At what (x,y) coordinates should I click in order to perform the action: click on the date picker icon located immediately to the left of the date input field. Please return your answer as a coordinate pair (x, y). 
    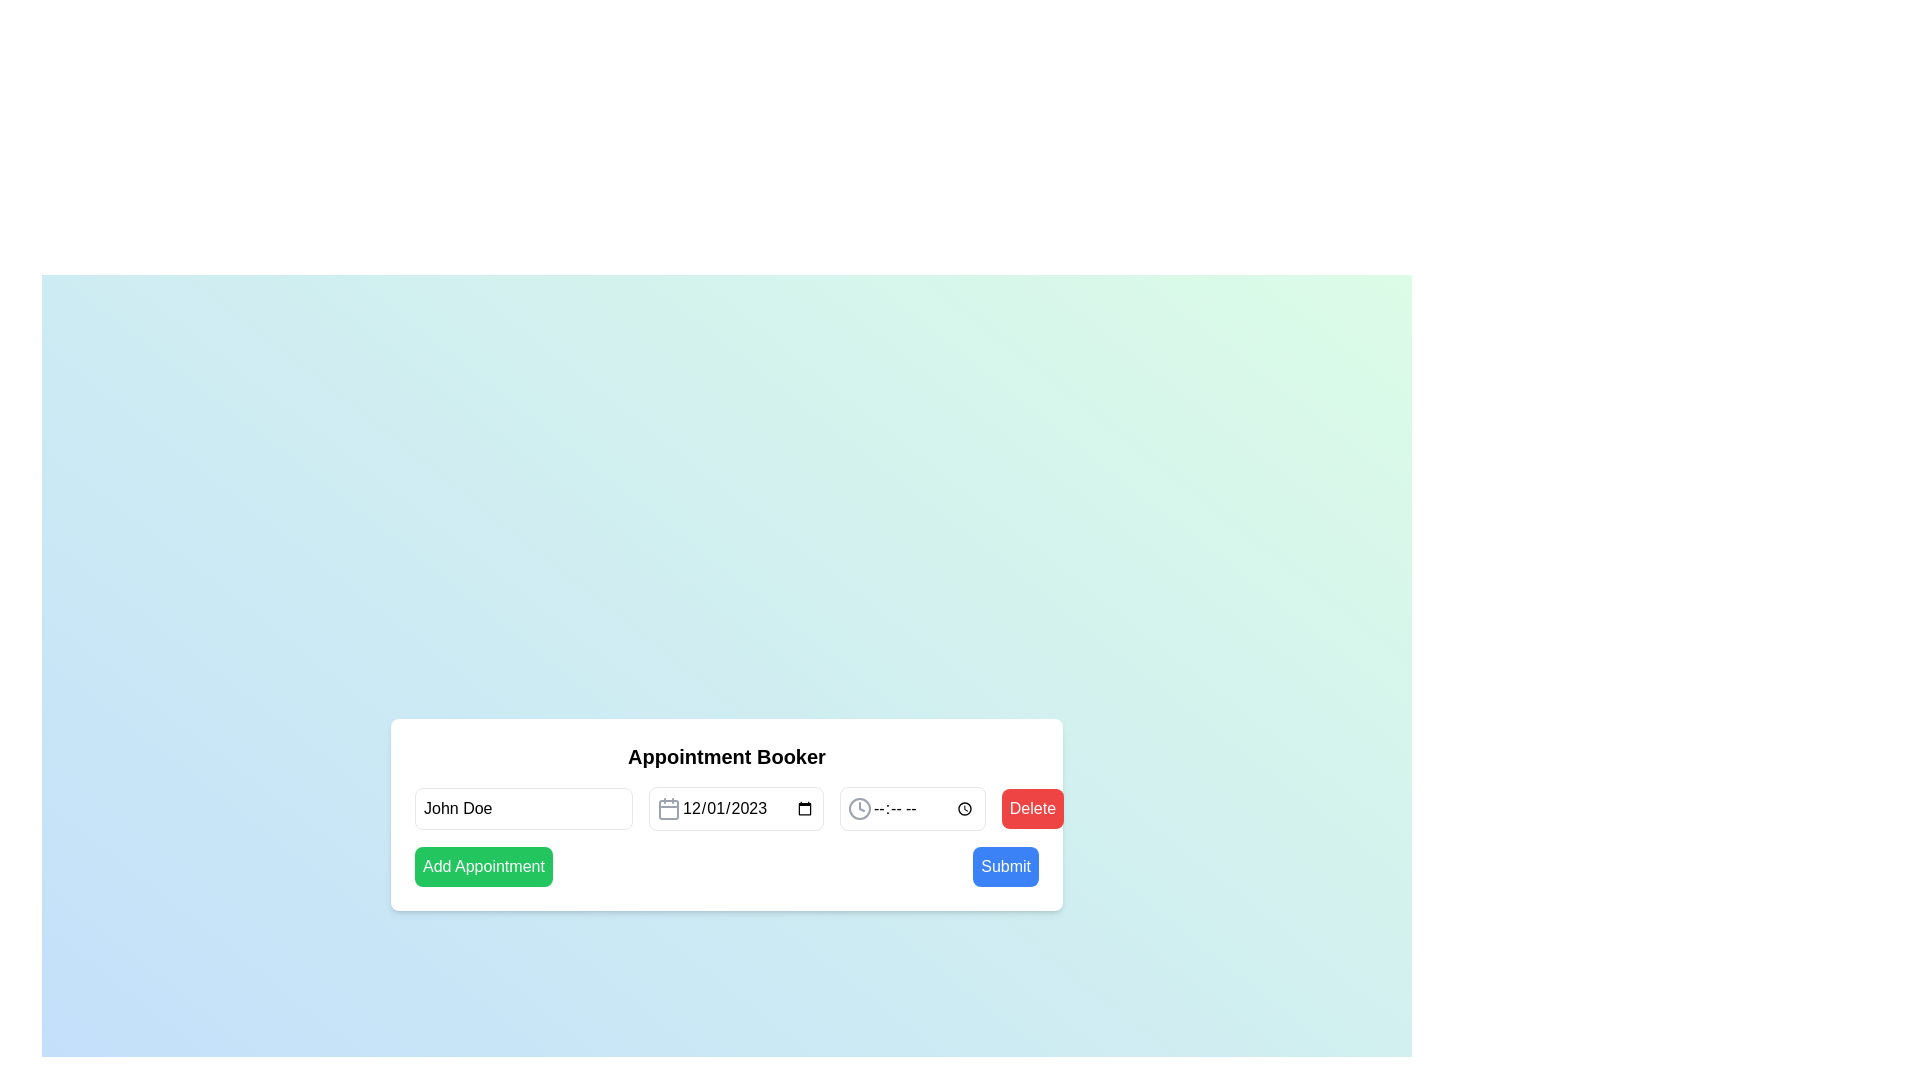
    Looking at the image, I should click on (668, 808).